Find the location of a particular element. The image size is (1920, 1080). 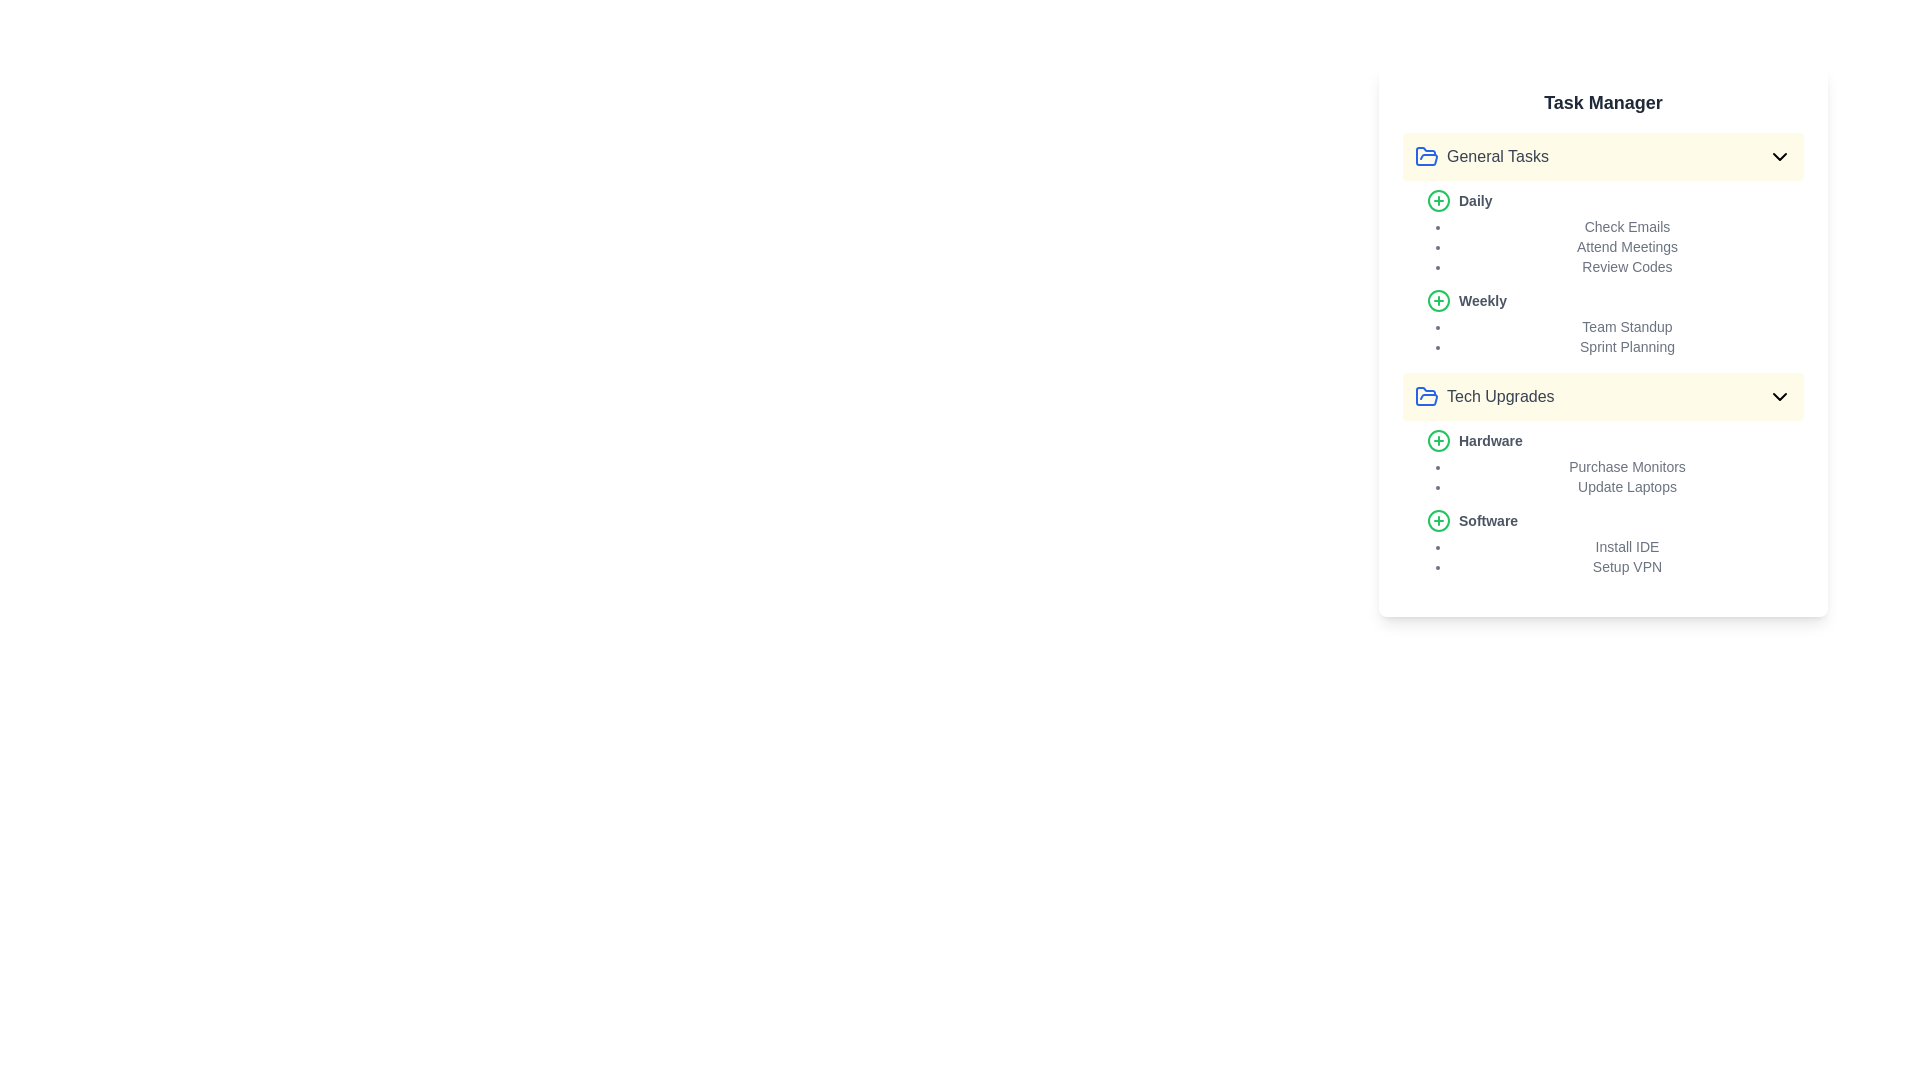

the List item group under the 'Weekly' section of the task hierarchy, positioned below 'General Tasks' is located at coordinates (1615, 335).